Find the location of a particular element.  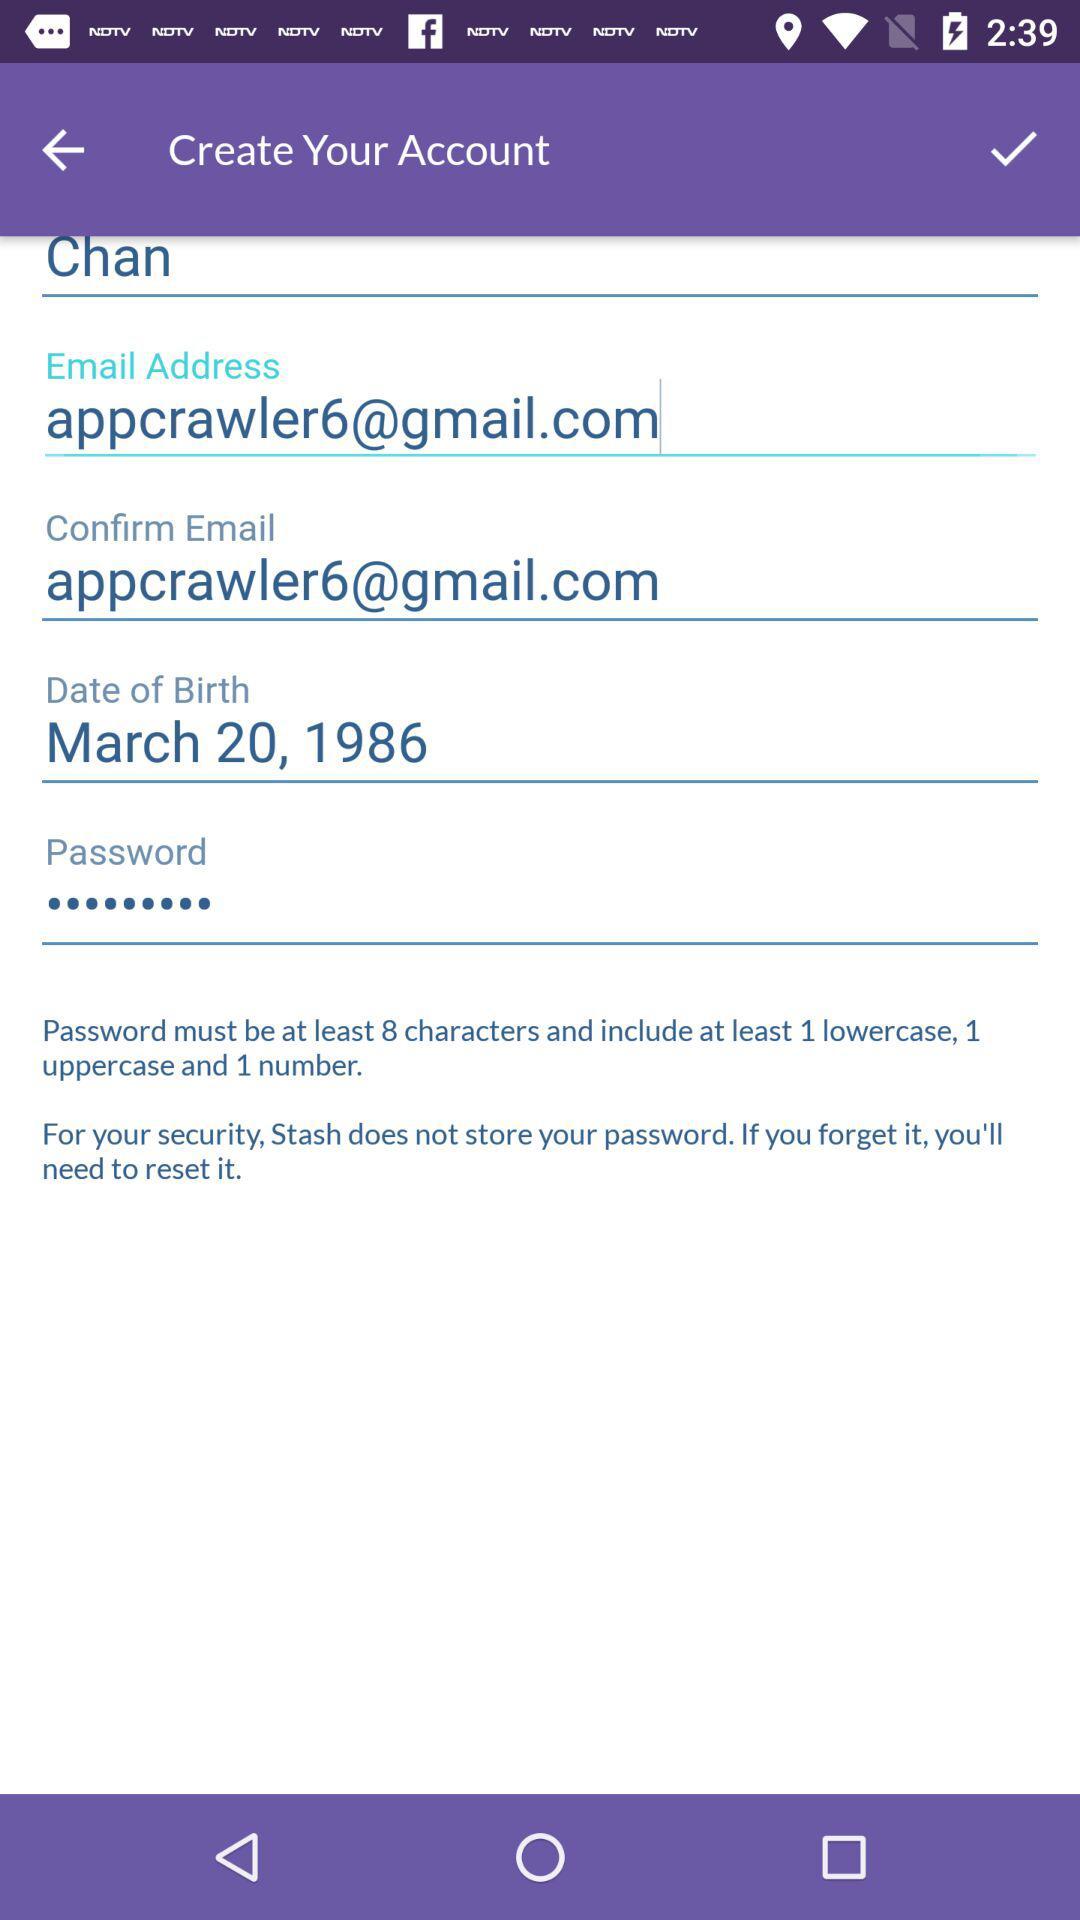

accept is located at coordinates (1014, 148).